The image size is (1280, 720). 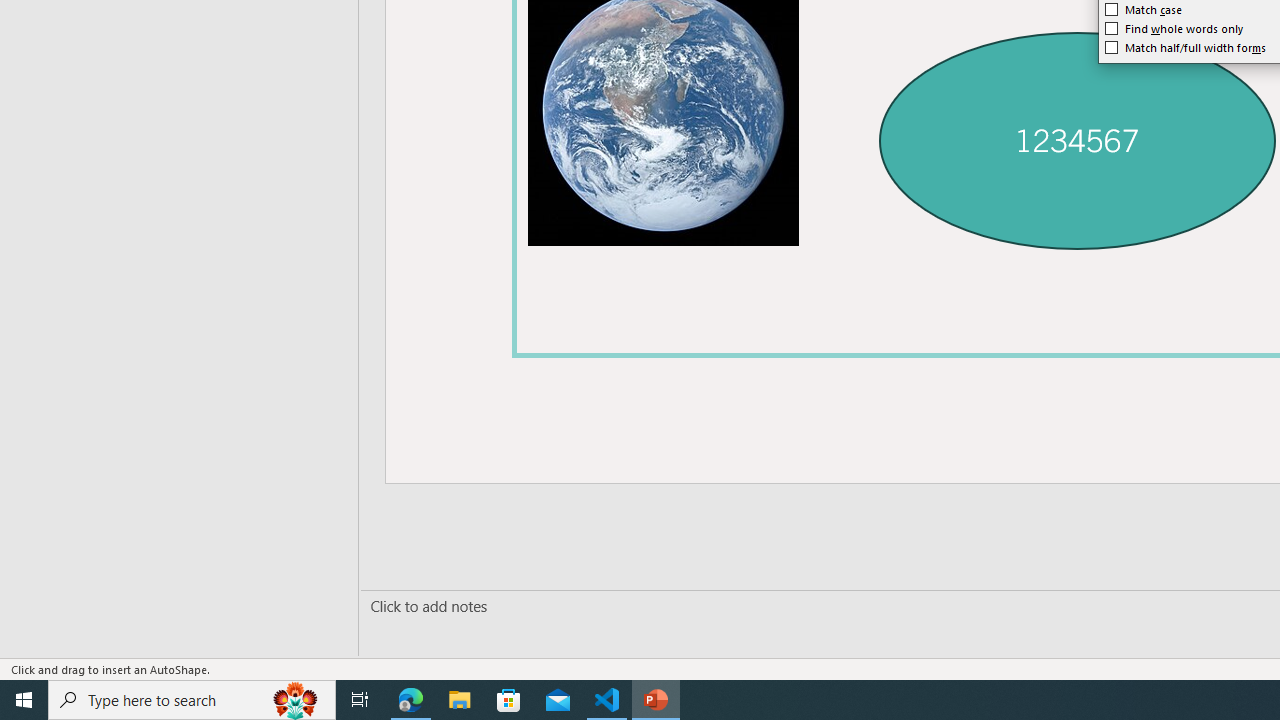 What do you see at coordinates (656, 698) in the screenshot?
I see `'PowerPoint - 1 running window'` at bounding box center [656, 698].